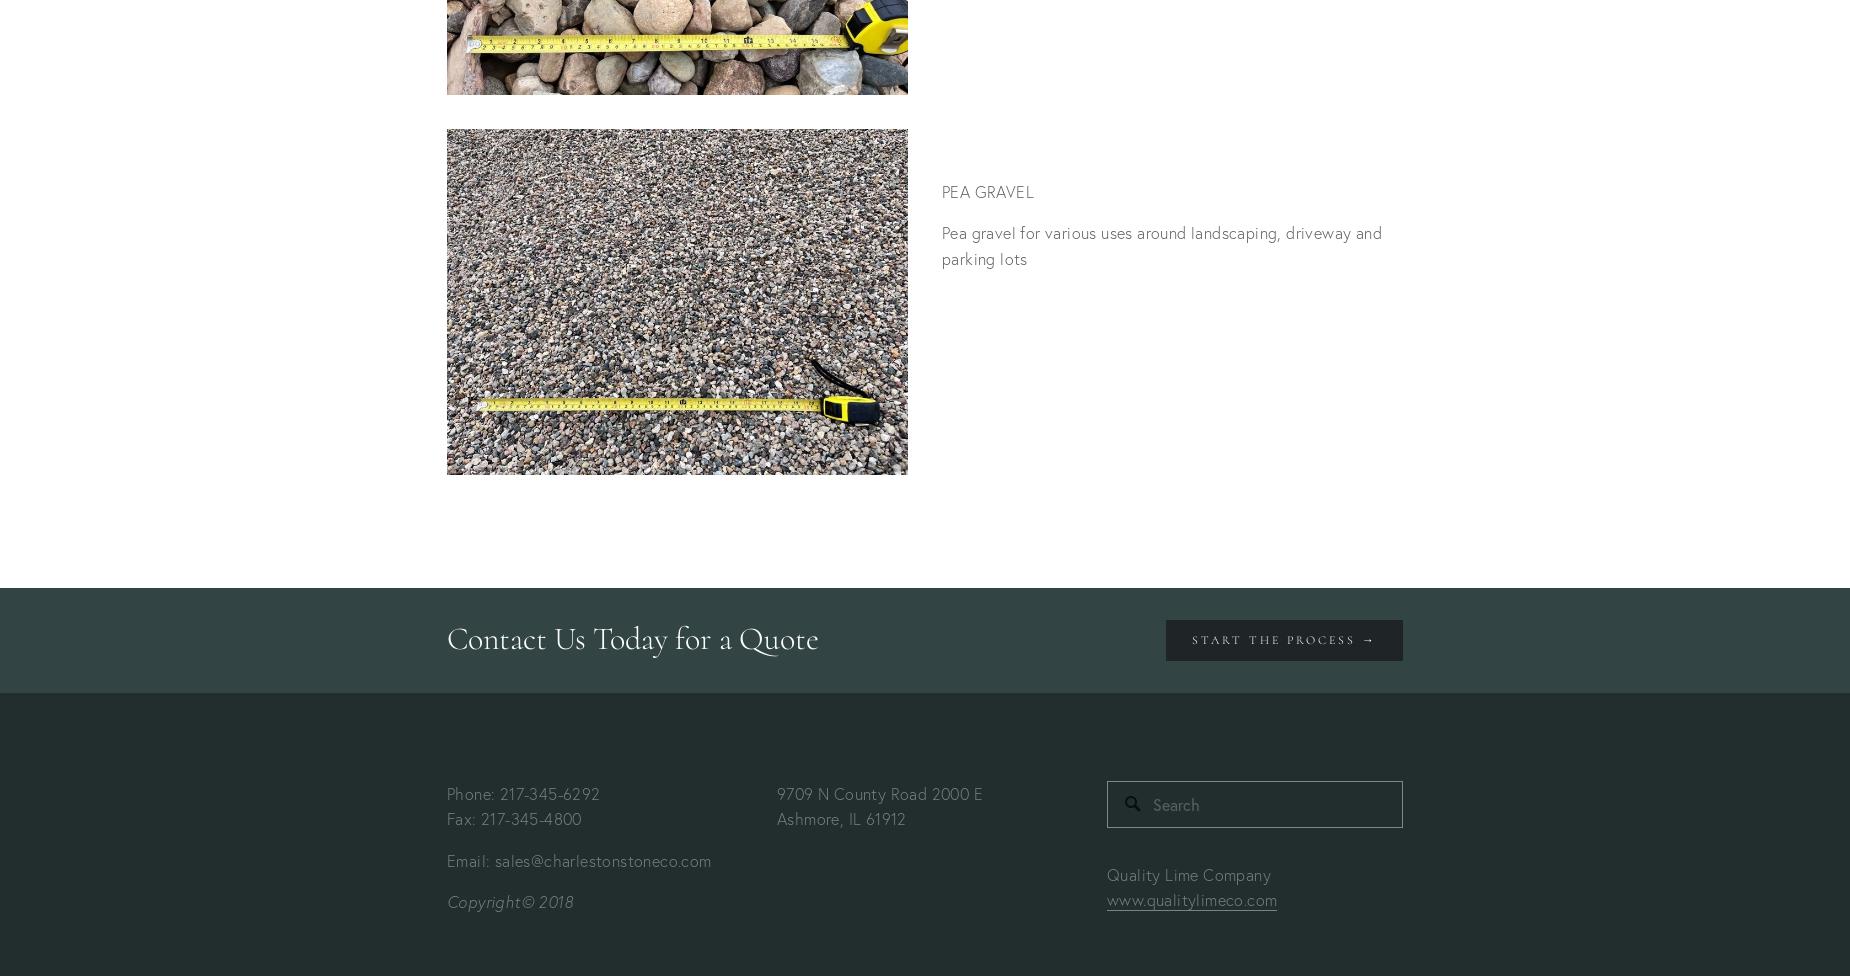  I want to click on '9709 N County Road 2000 E', so click(776, 792).